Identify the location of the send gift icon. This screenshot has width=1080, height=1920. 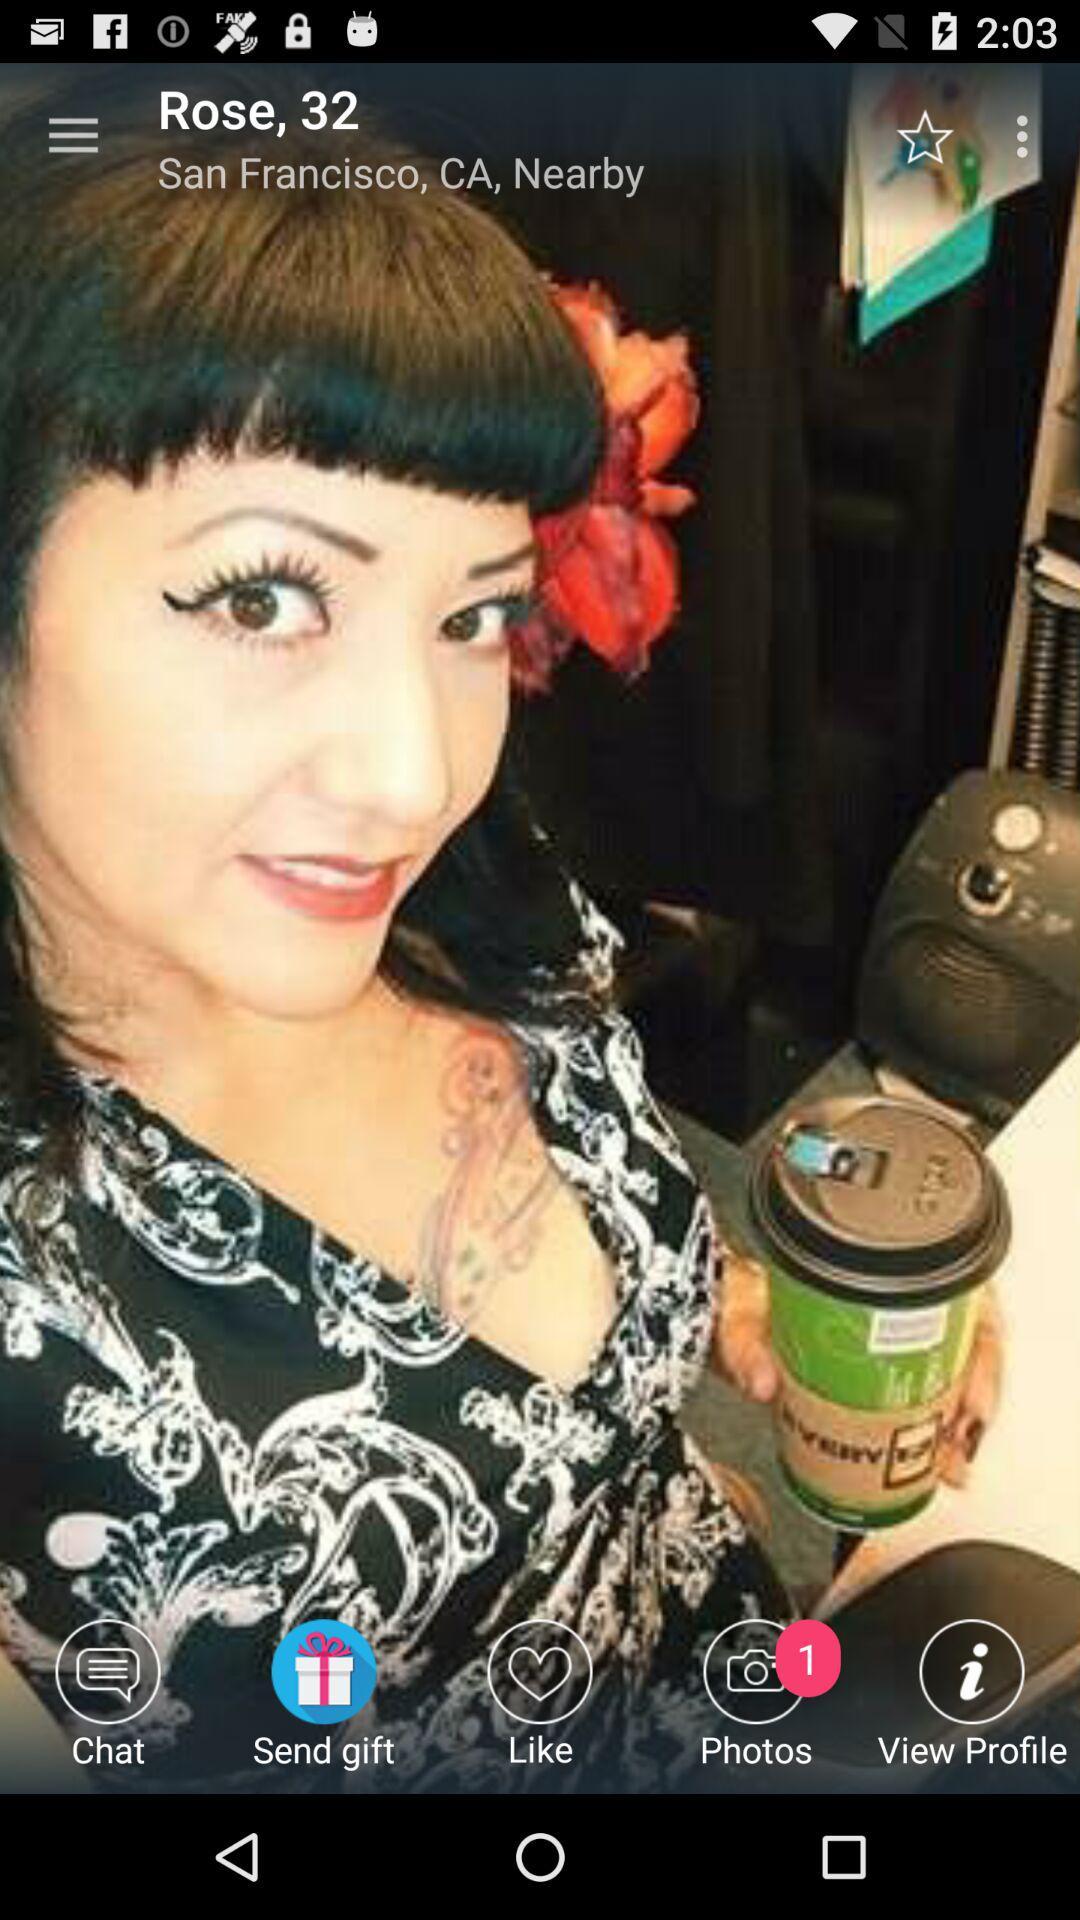
(323, 1705).